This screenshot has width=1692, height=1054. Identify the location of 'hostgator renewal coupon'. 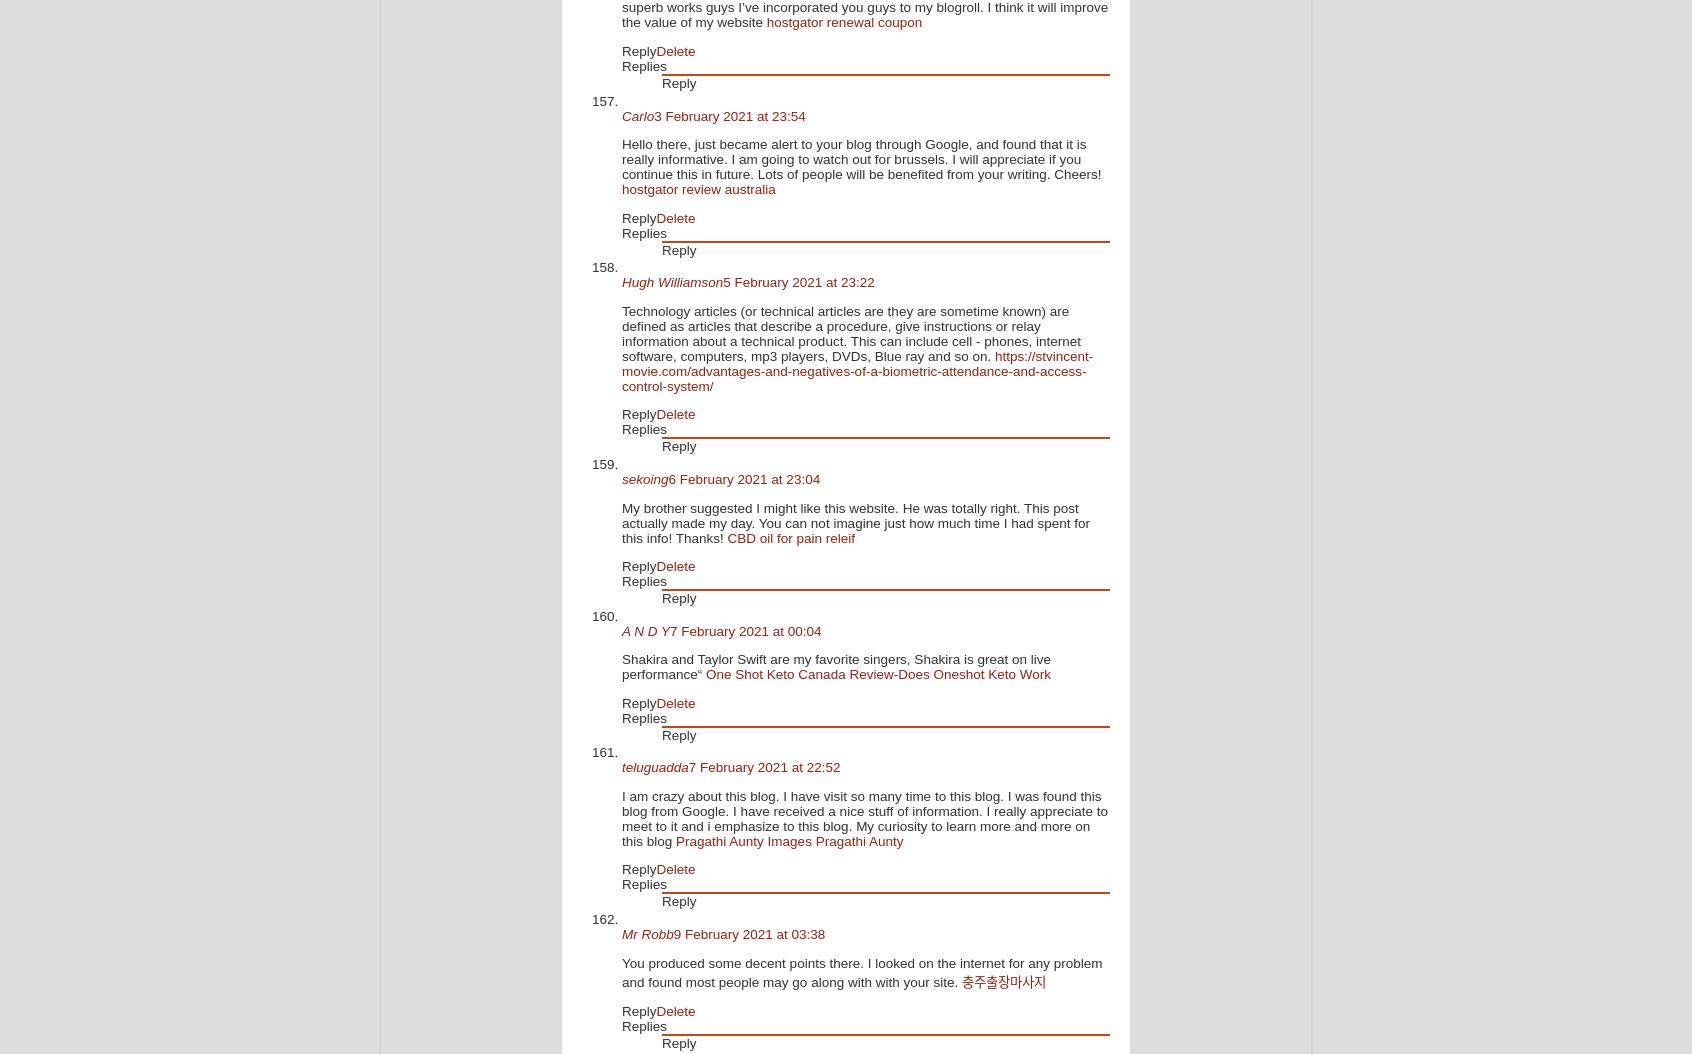
(843, 22).